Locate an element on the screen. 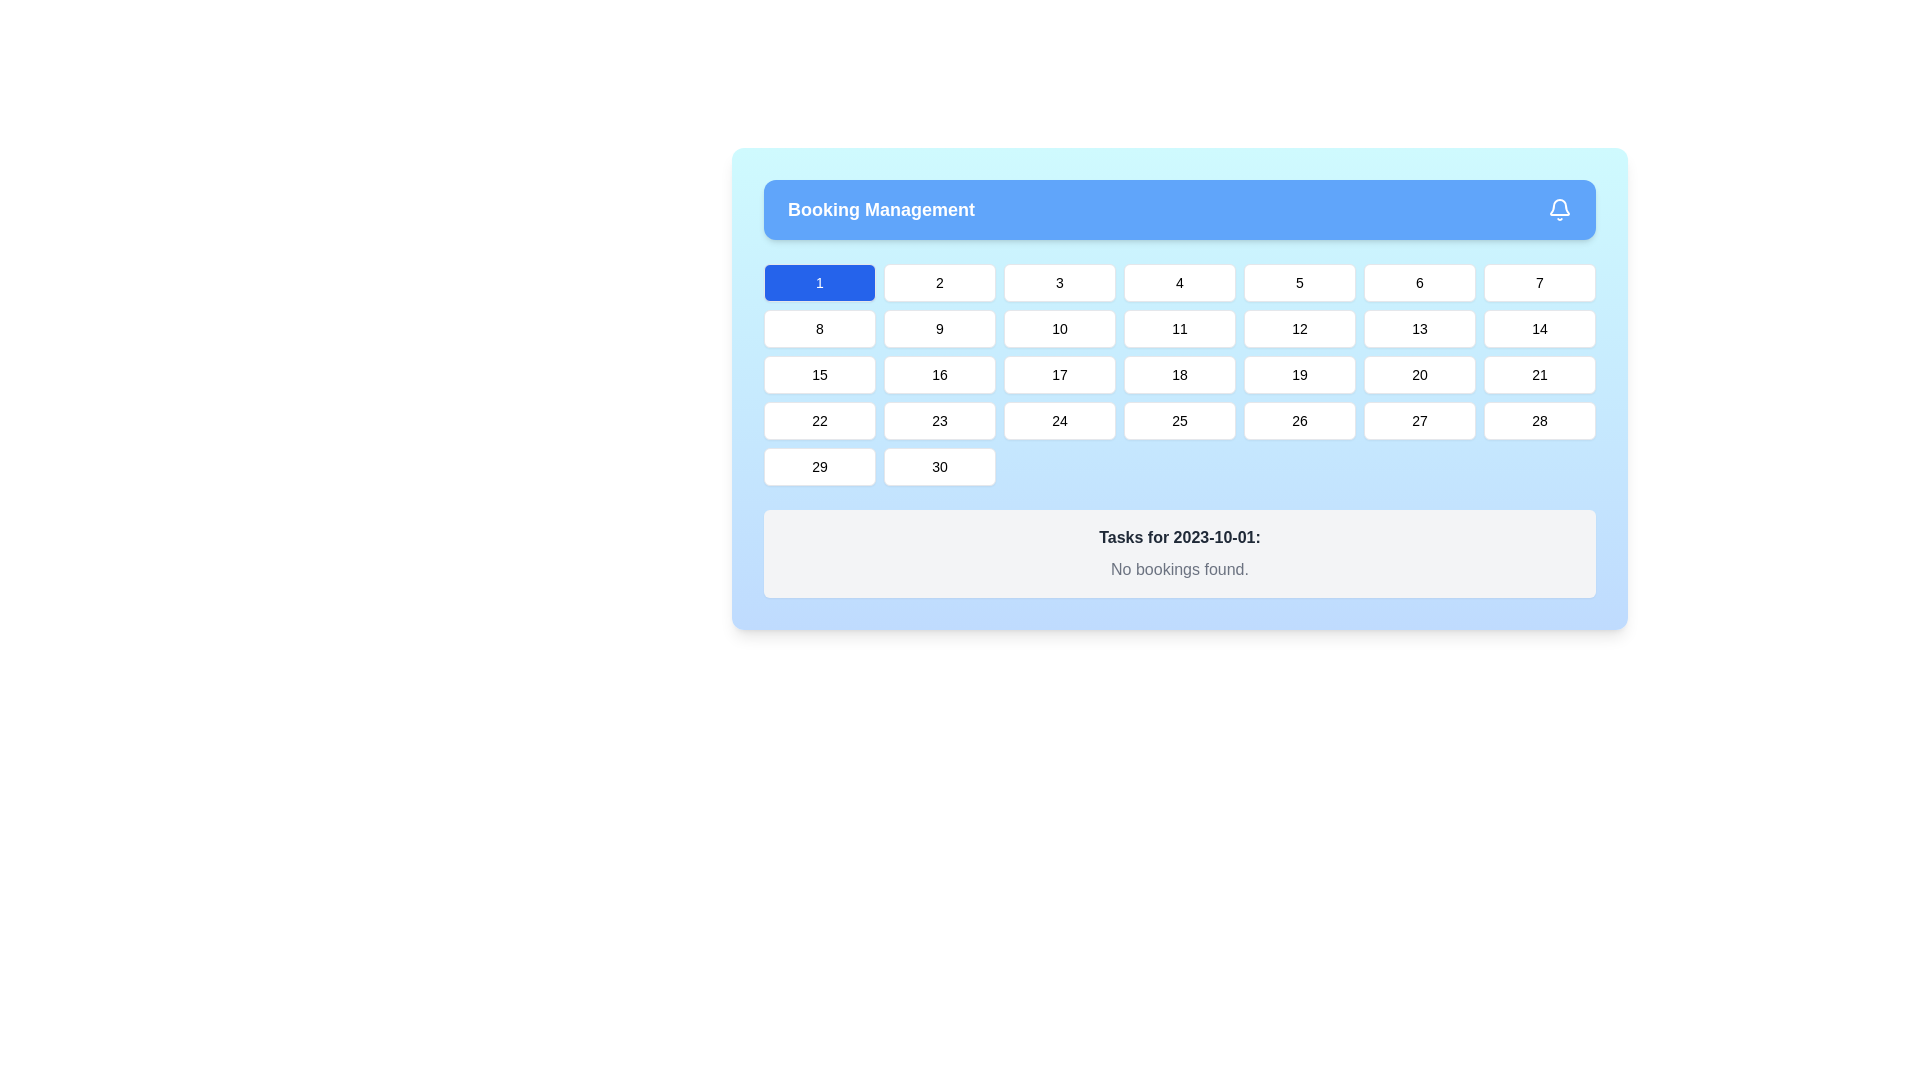 The image size is (1920, 1080). the rounded rectangular button labeled '18' in the calendar grid located in the third row and fourth column is located at coordinates (1180, 374).